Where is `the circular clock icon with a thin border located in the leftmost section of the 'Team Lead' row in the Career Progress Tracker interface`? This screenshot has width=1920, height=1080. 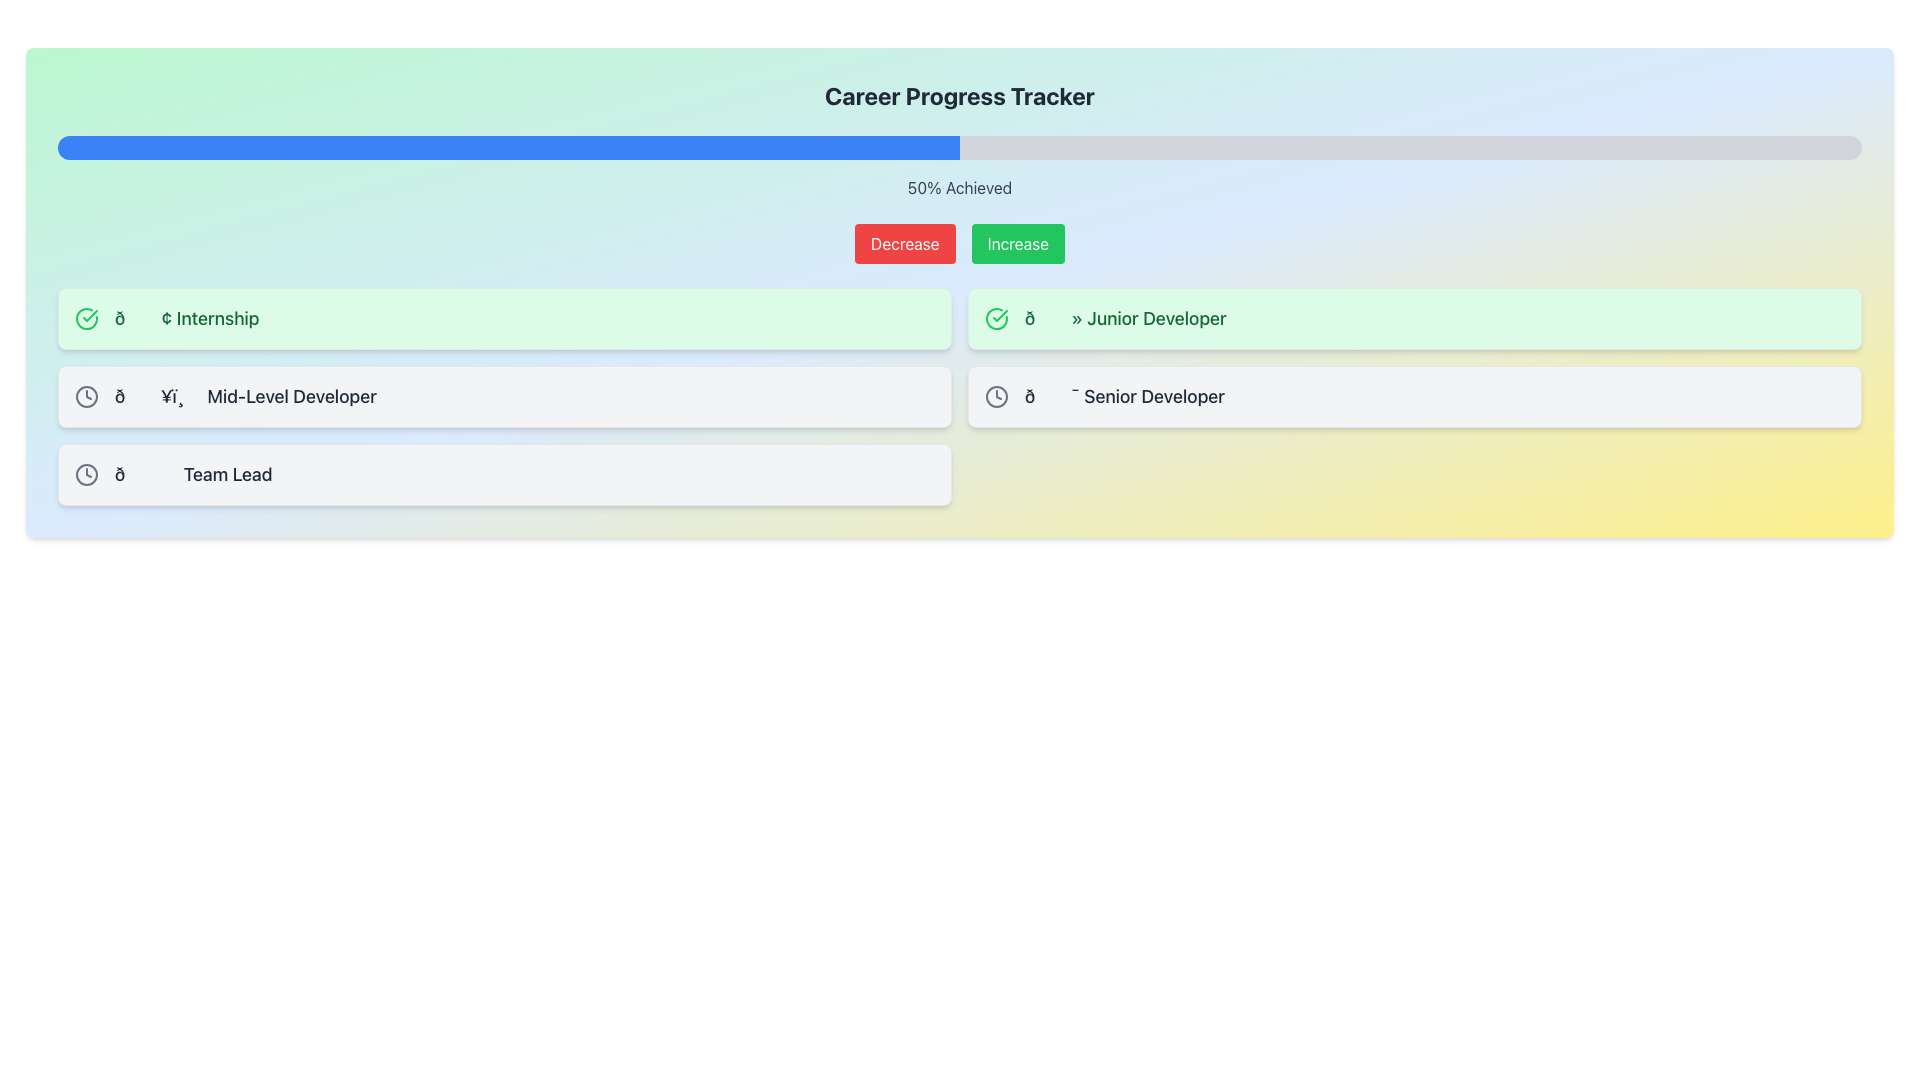 the circular clock icon with a thin border located in the leftmost section of the 'Team Lead' row in the Career Progress Tracker interface is located at coordinates (85, 397).